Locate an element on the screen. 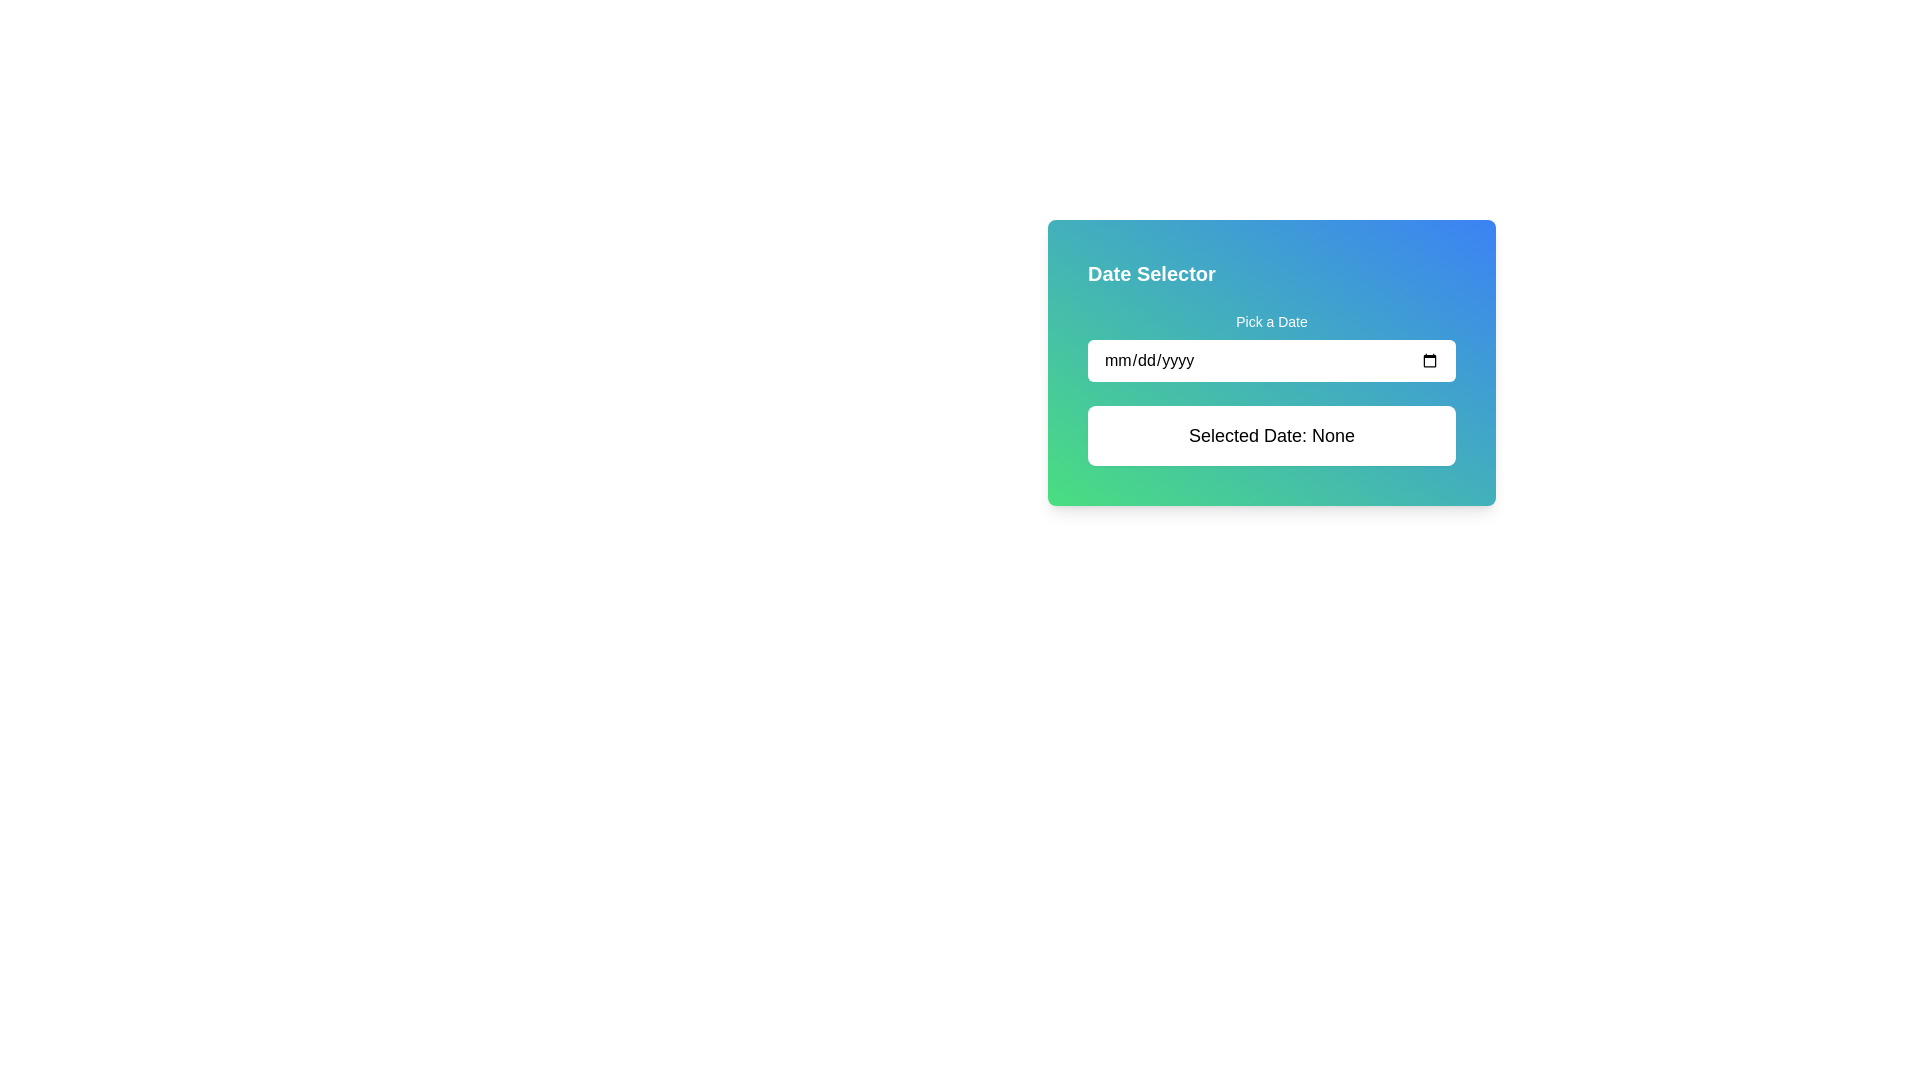 The image size is (1920, 1080). the Text Label that indicates the currently selected date, which is located at the bottom of the 'Date Selector' modal and updates dynamically as the user selects a date is located at coordinates (1271, 434).